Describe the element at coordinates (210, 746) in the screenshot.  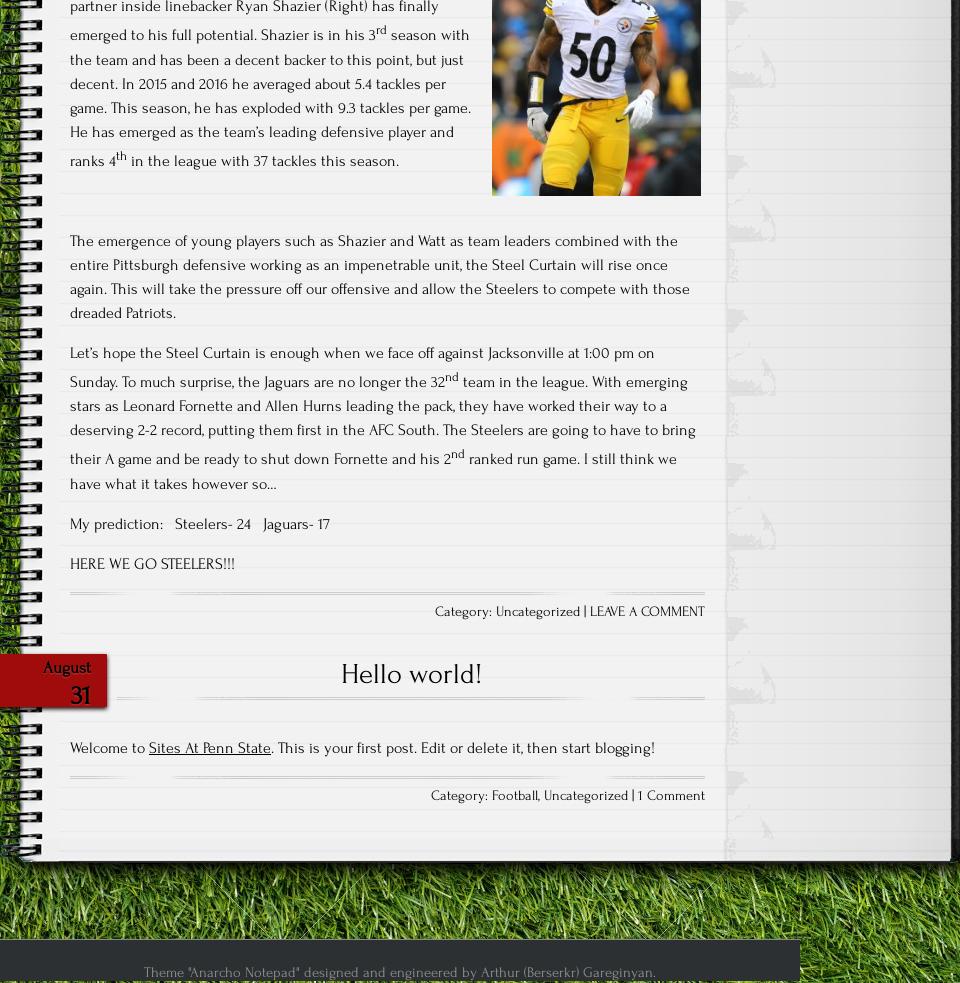
I see `'Sites At Penn State'` at that location.